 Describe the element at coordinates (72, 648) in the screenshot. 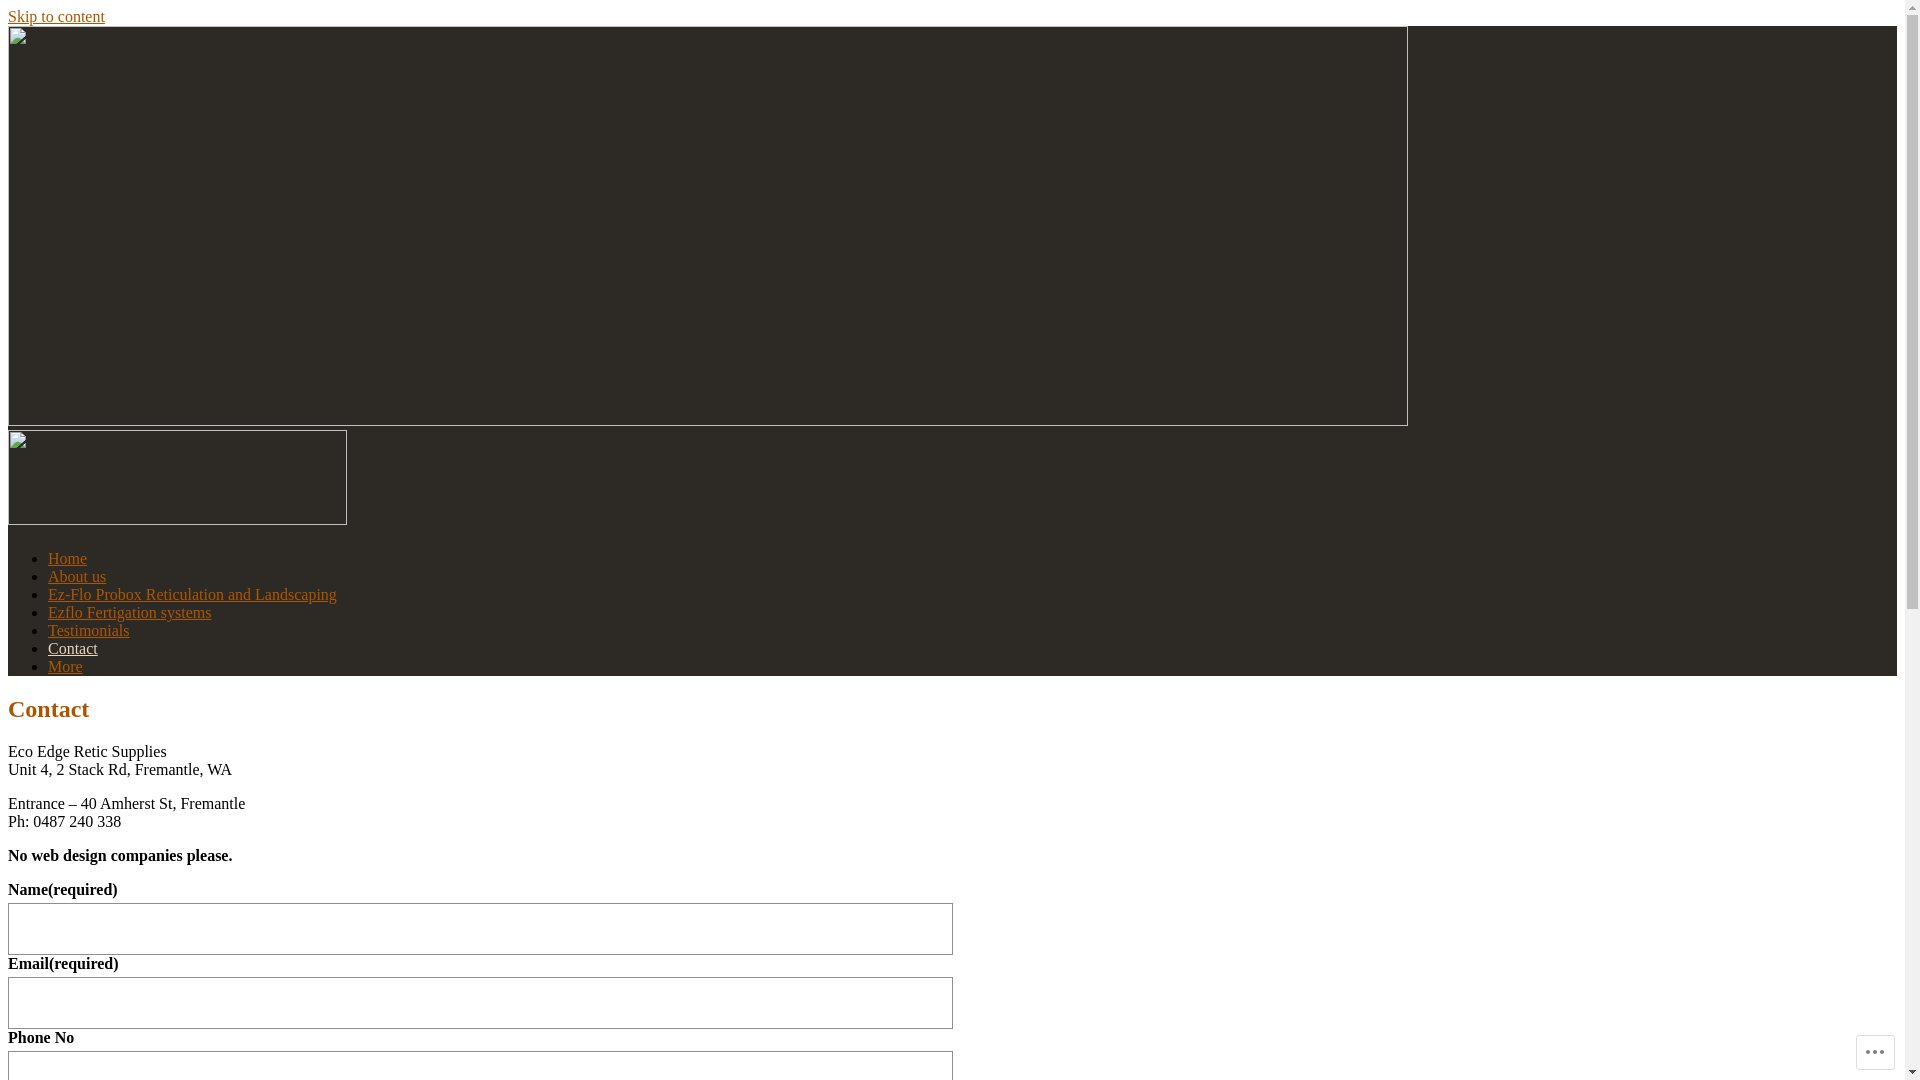

I see `'Contact'` at that location.